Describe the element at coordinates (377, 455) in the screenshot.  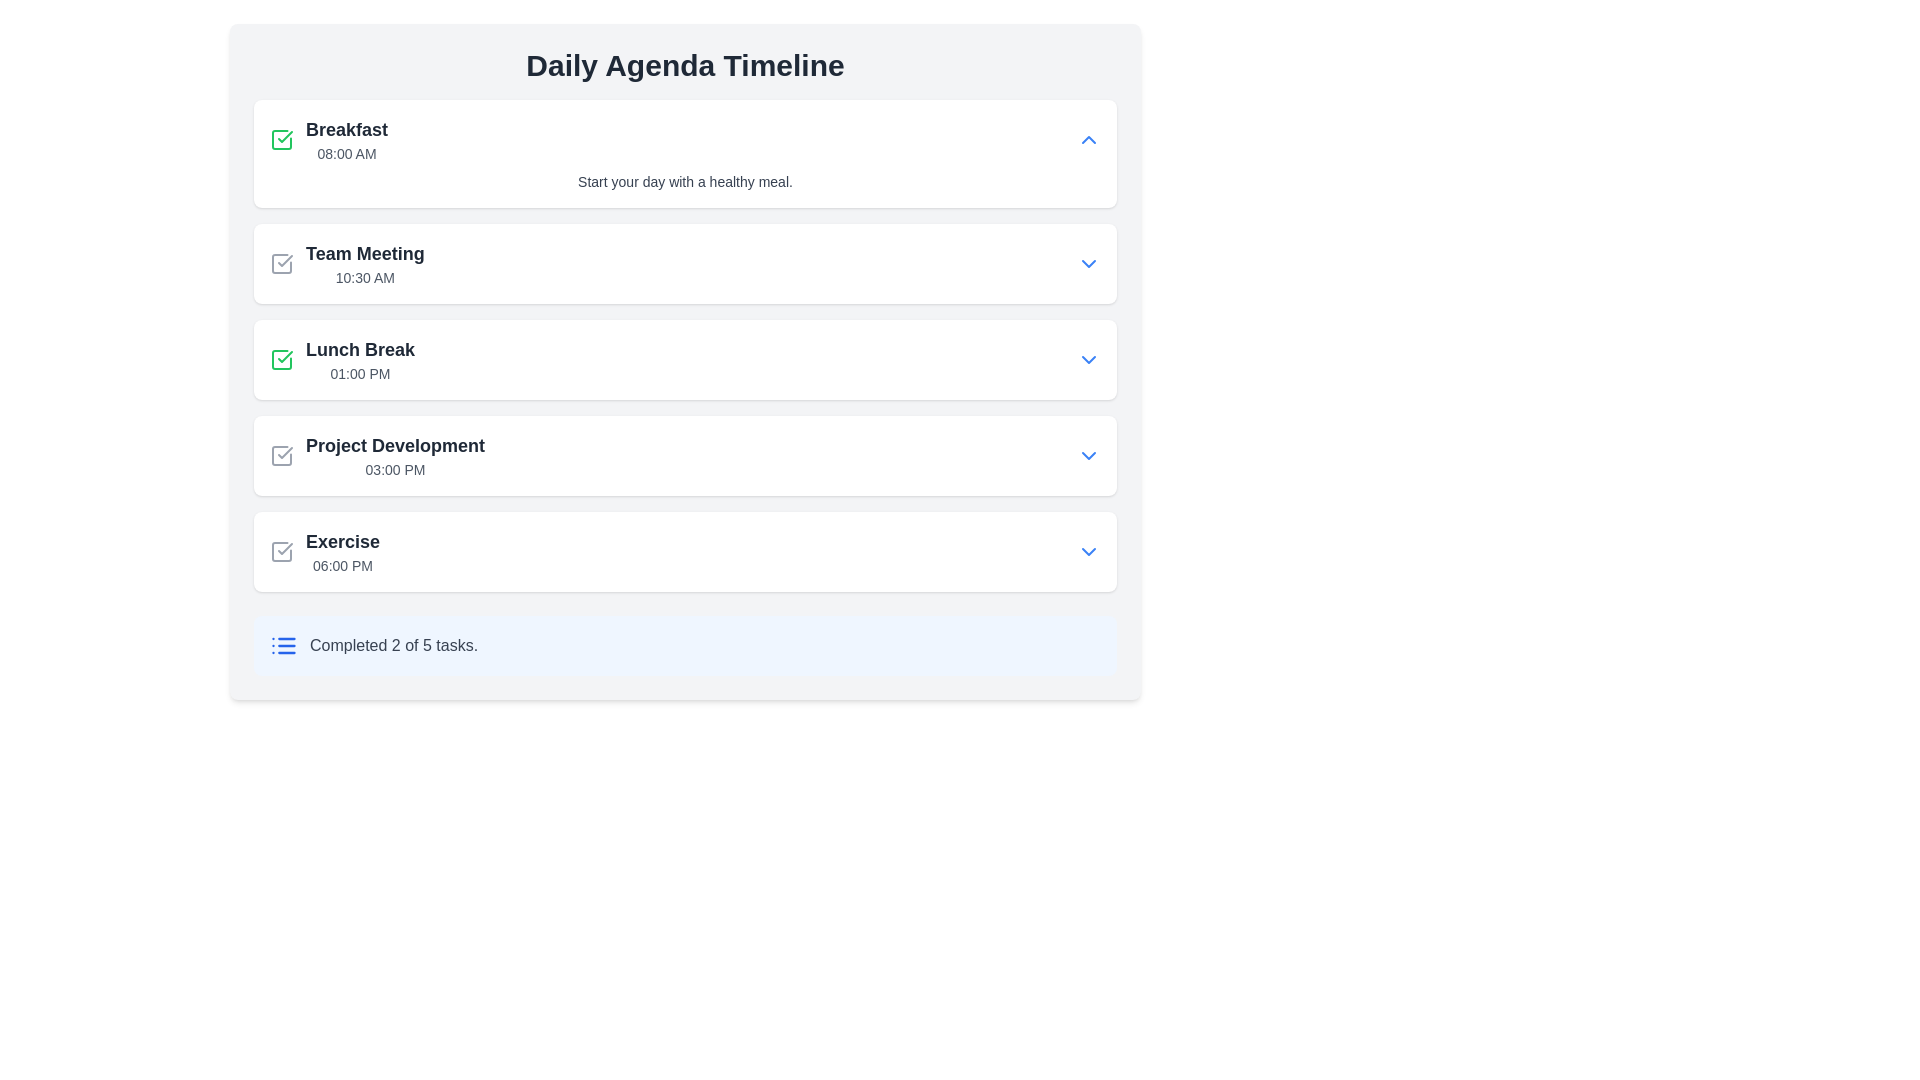
I see `the 'Project Development' task item` at that location.